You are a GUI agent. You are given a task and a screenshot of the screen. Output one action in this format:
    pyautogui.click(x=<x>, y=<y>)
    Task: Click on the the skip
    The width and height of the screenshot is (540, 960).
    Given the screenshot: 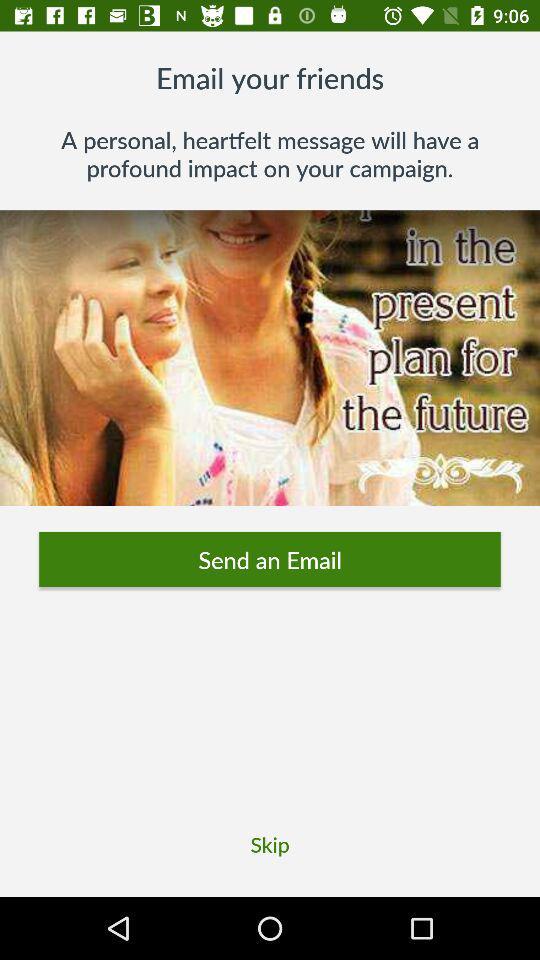 What is the action you would take?
    pyautogui.click(x=270, y=843)
    